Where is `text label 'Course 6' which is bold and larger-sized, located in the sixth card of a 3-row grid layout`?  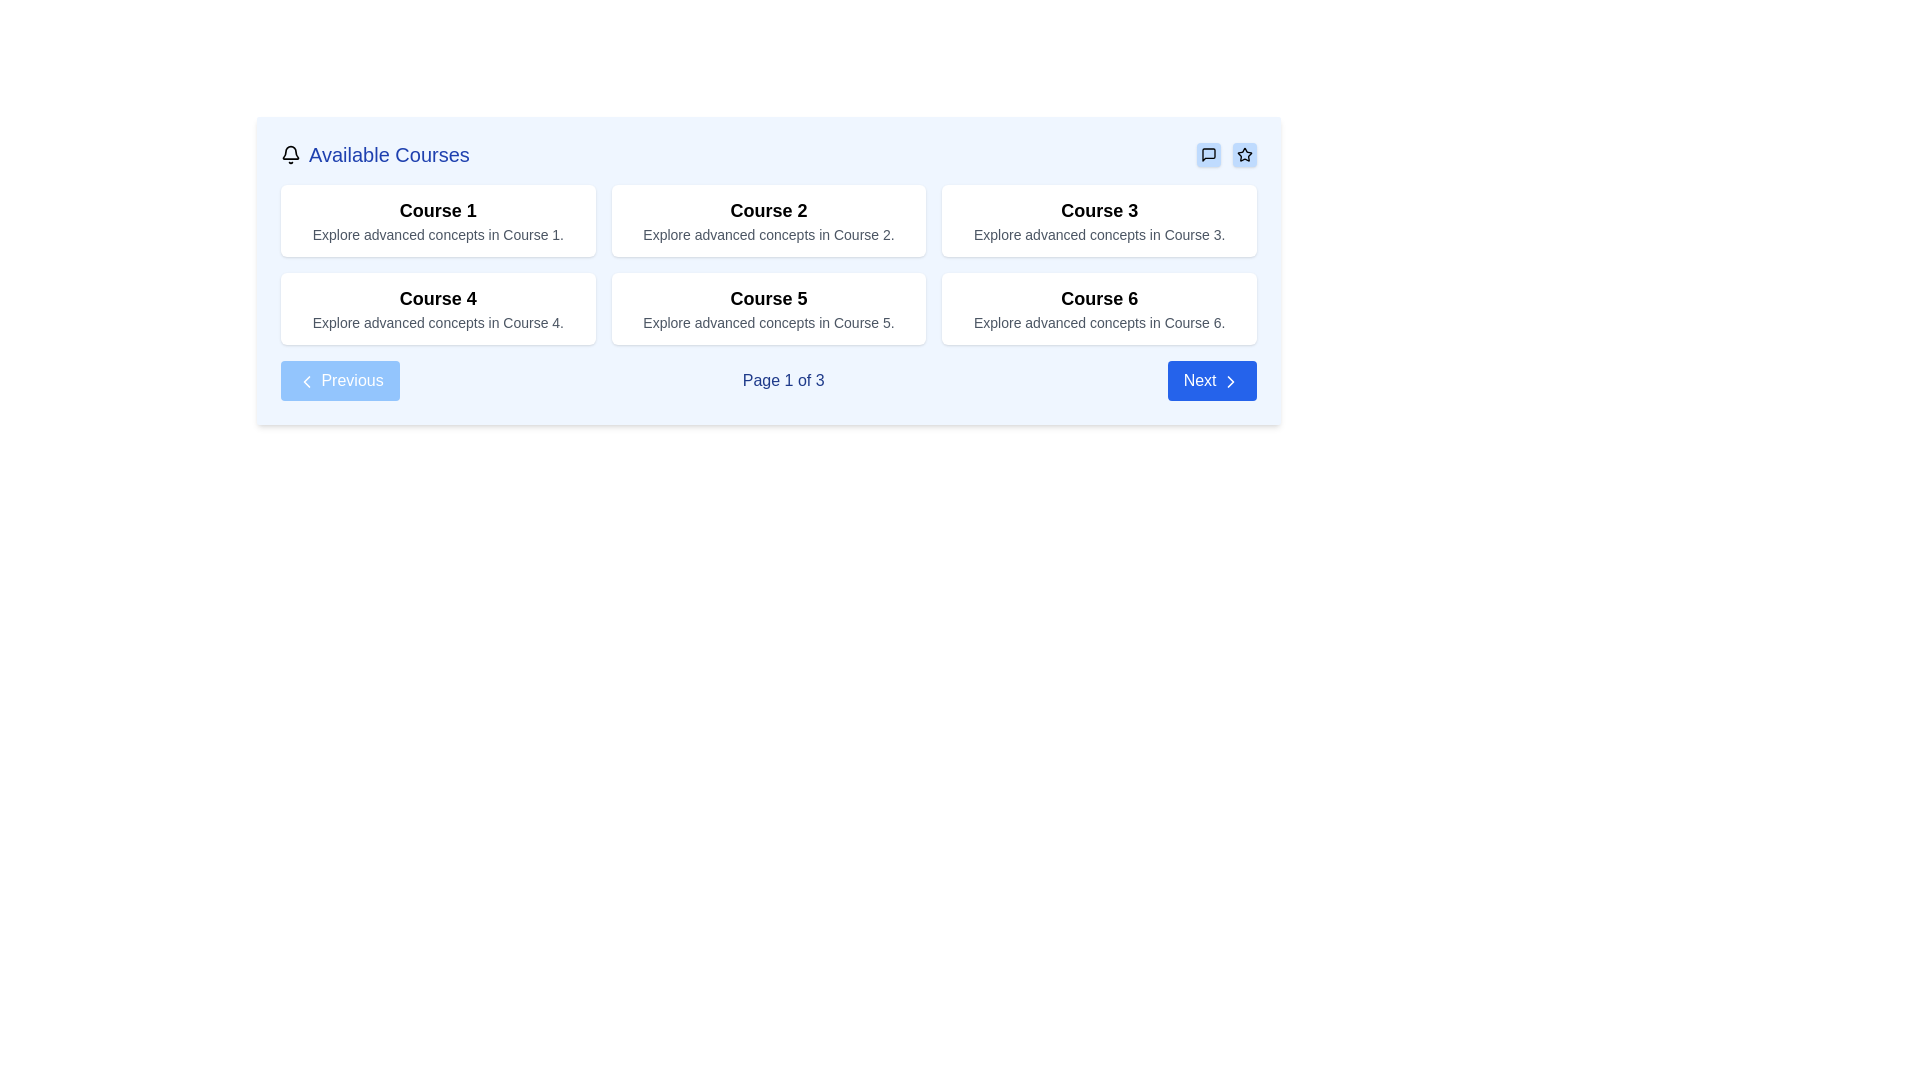
text label 'Course 6' which is bold and larger-sized, located in the sixth card of a 3-row grid layout is located at coordinates (1098, 299).